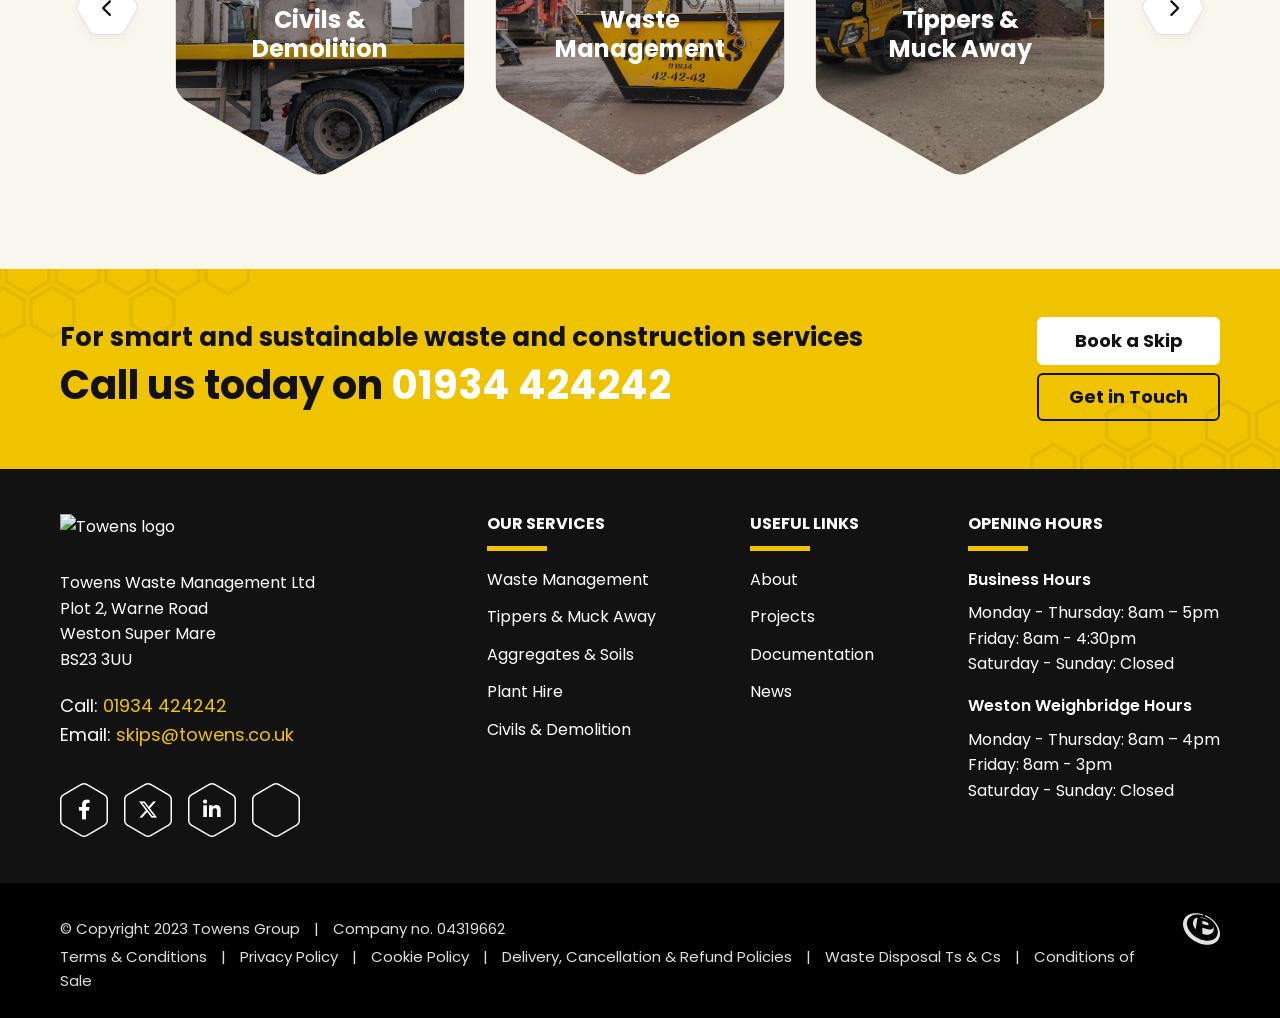 Image resolution: width=1280 pixels, height=1018 pixels. I want to click on 'For smart and sustainable waste and construction services', so click(460, 335).